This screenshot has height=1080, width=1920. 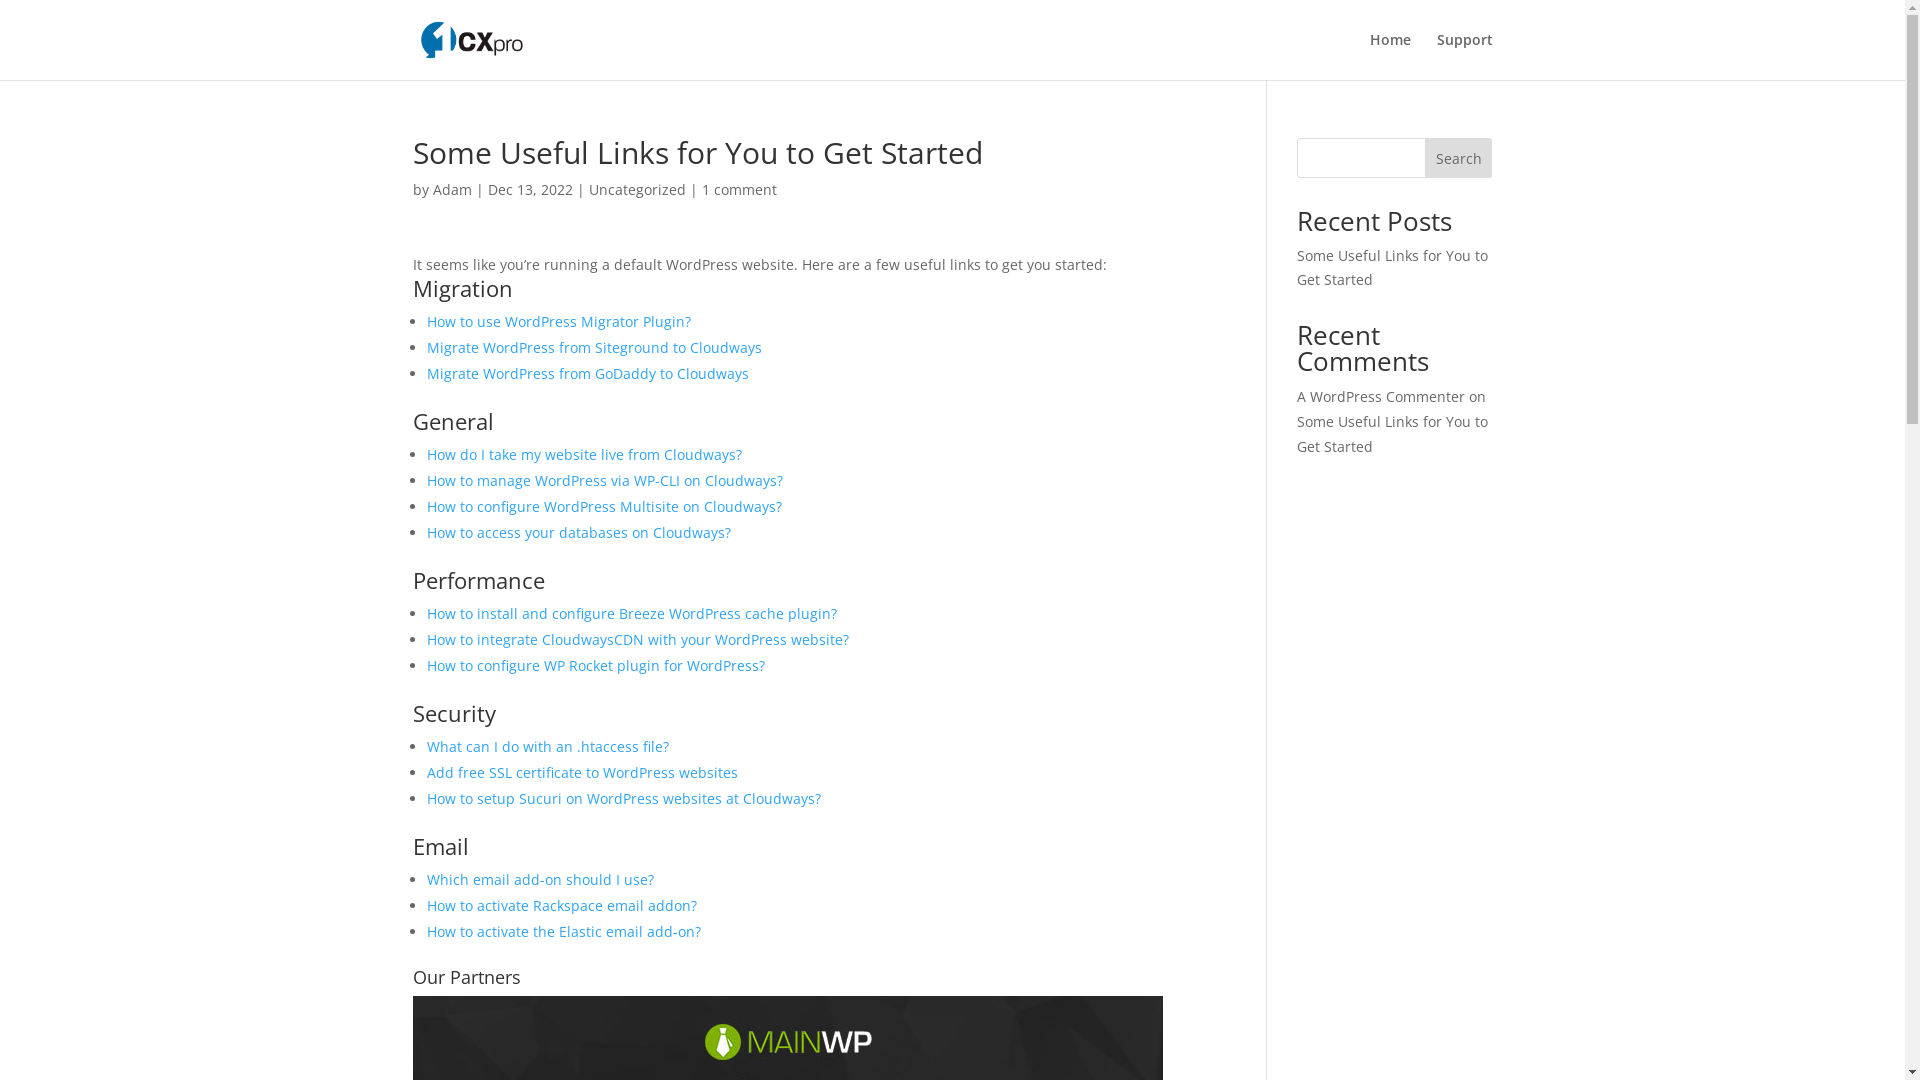 What do you see at coordinates (561, 931) in the screenshot?
I see `'How to activate the Elastic email add-on?'` at bounding box center [561, 931].